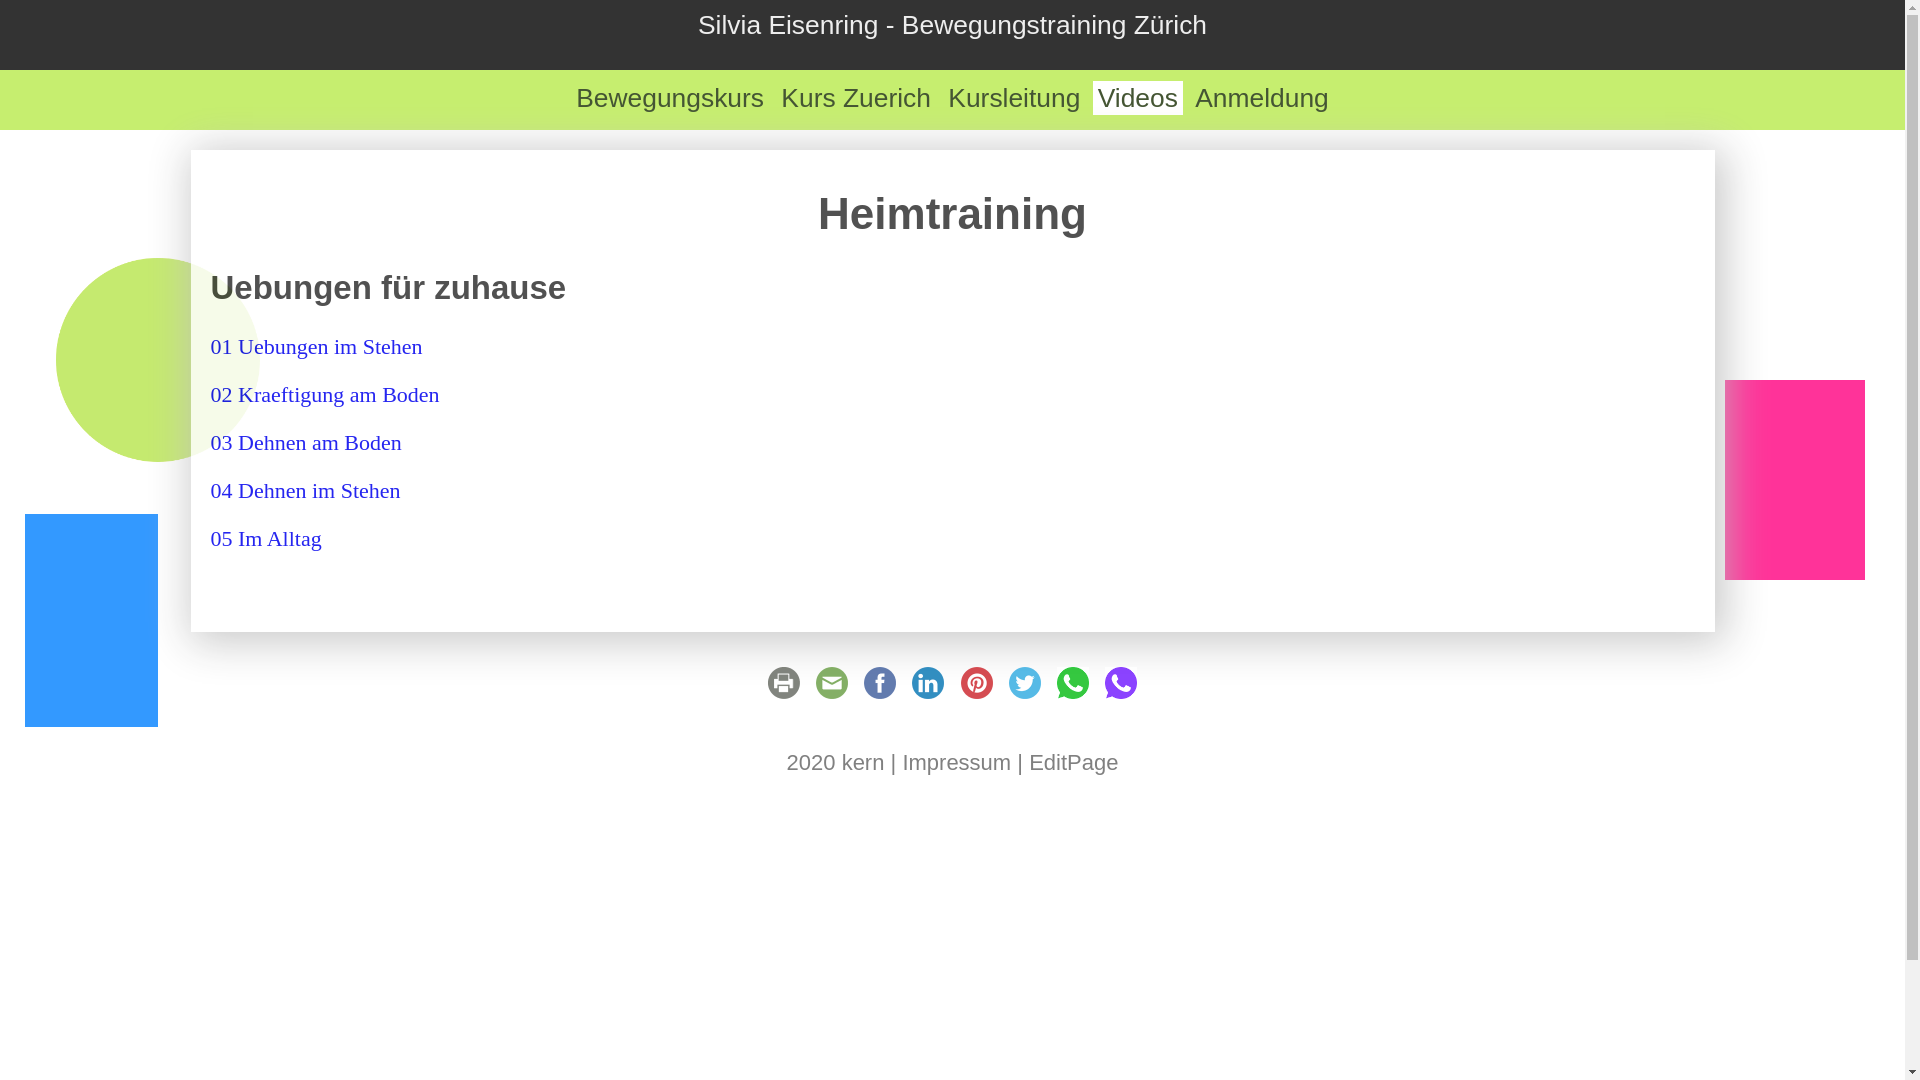 The height and width of the screenshot is (1080, 1920). I want to click on 'Whatsapp', so click(1072, 690).